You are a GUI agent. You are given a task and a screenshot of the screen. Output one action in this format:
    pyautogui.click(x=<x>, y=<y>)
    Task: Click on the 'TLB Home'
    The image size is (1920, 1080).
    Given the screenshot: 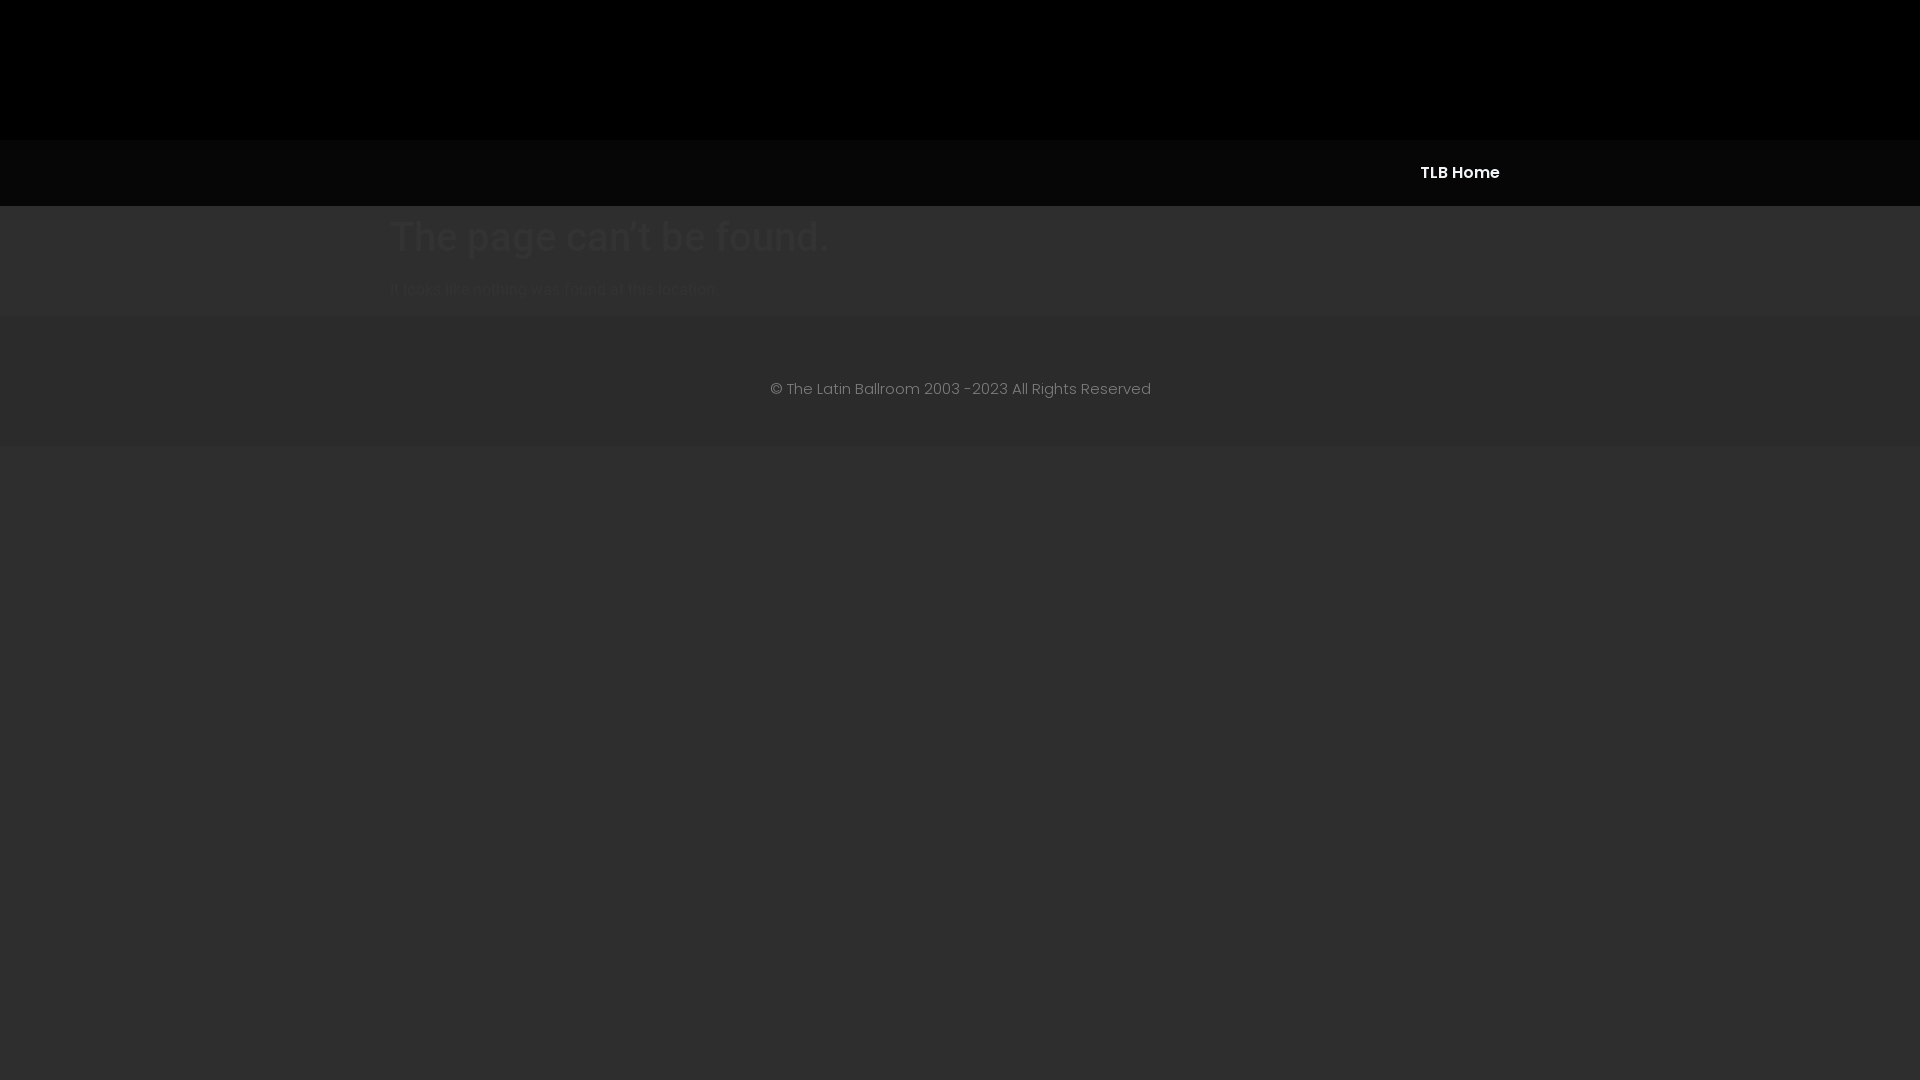 What is the action you would take?
    pyautogui.click(x=1459, y=172)
    